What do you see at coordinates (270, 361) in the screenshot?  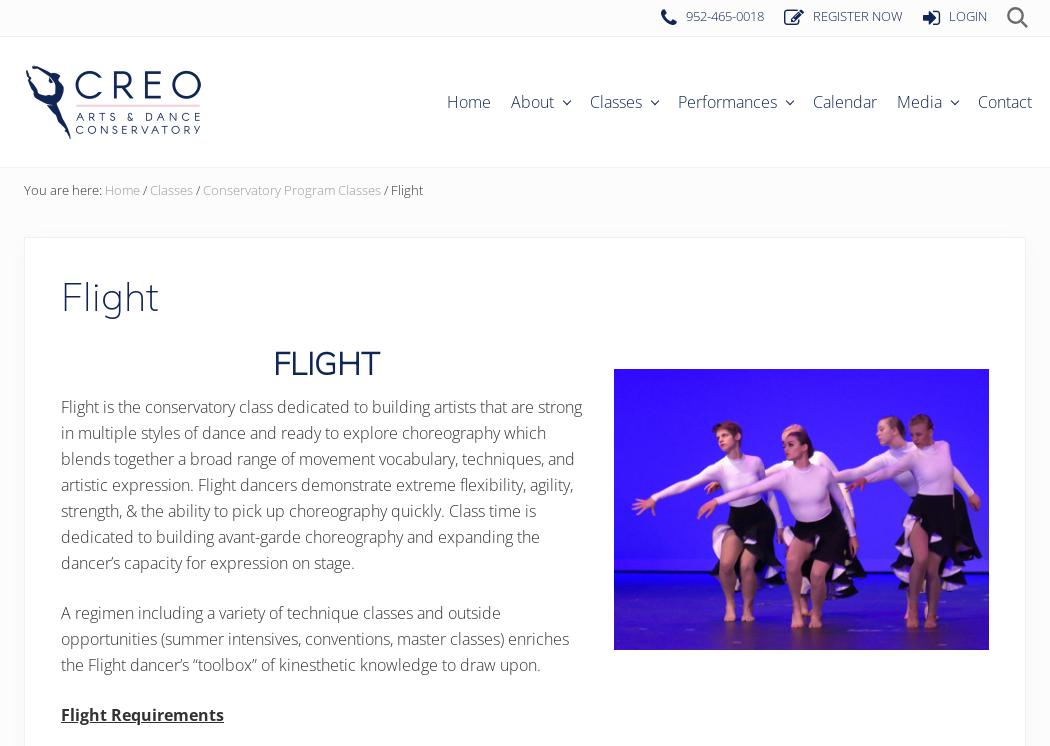 I see `'FLIGHT'` at bounding box center [270, 361].